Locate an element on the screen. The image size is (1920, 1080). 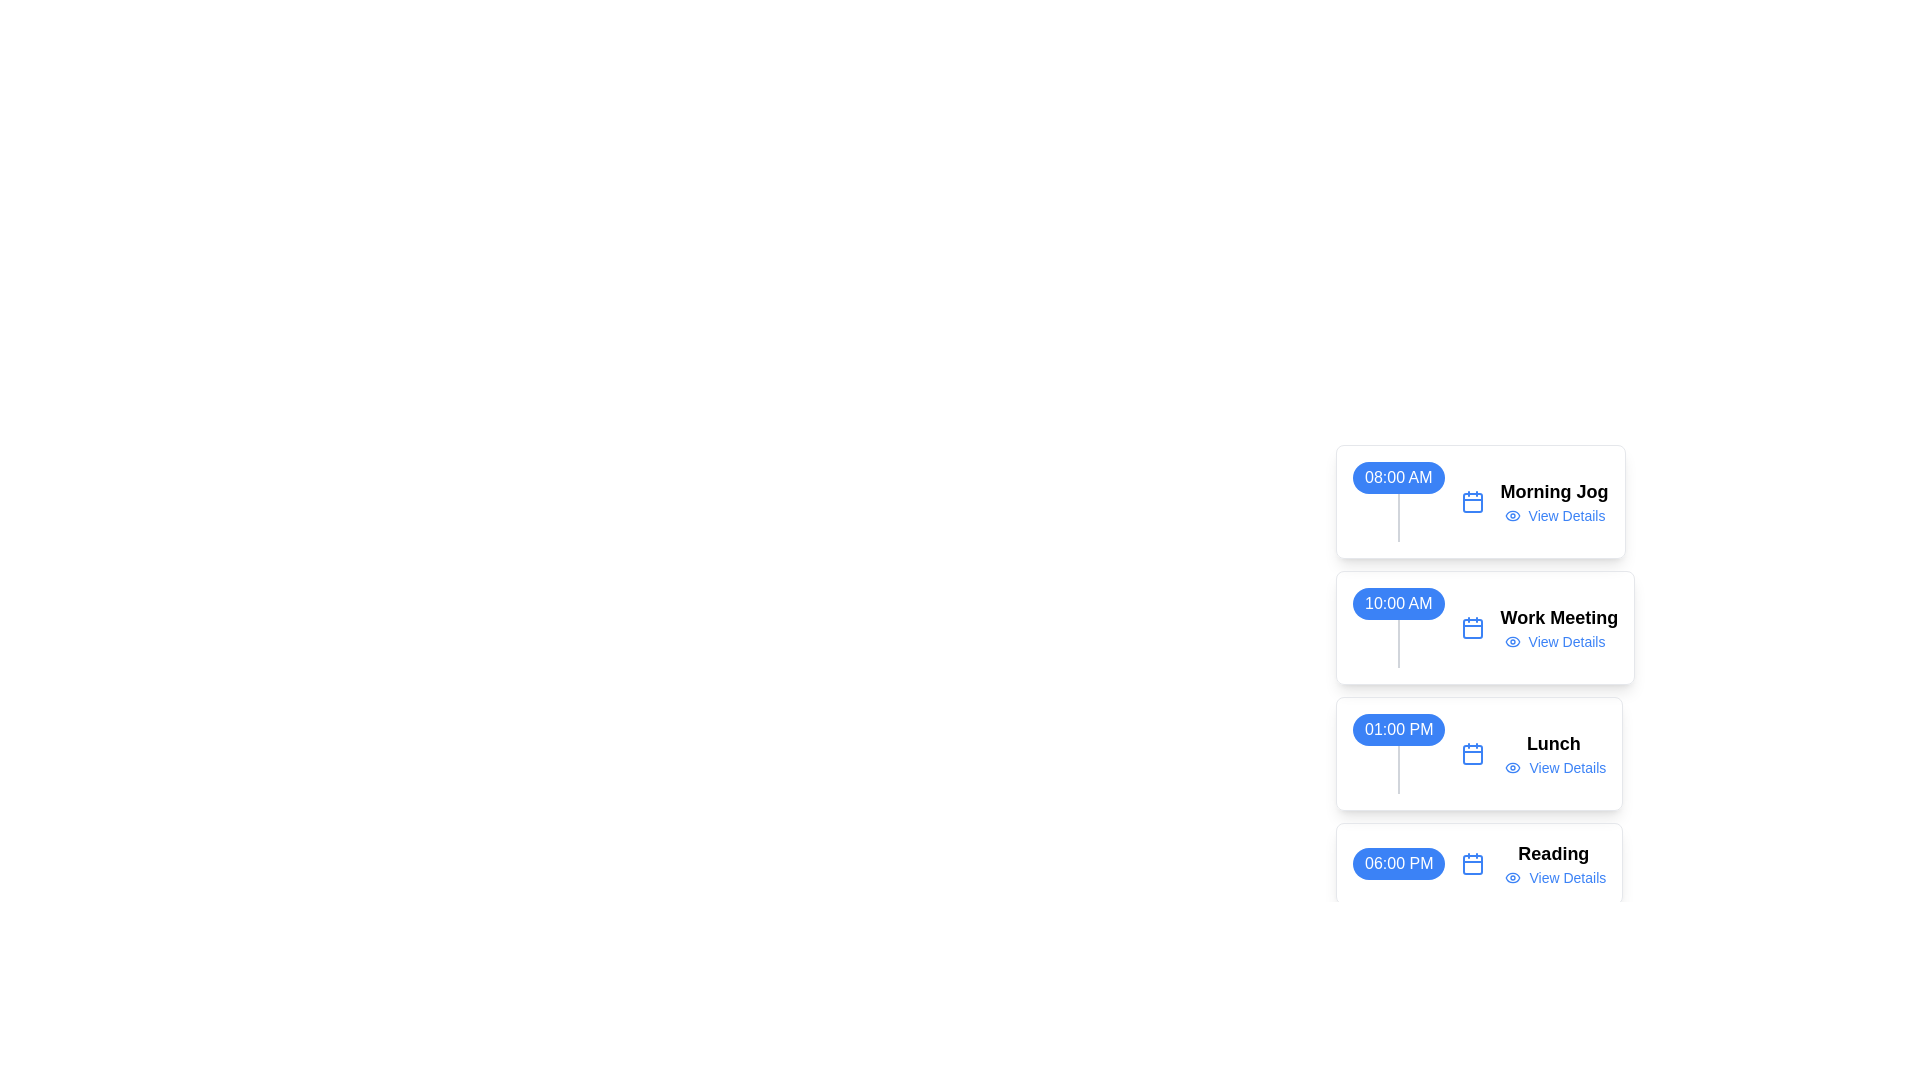
the inner rectangular component of the 'lucide calendar' icon that corresponds to the fourth event row labeled '06:00 PM Reading' is located at coordinates (1473, 863).